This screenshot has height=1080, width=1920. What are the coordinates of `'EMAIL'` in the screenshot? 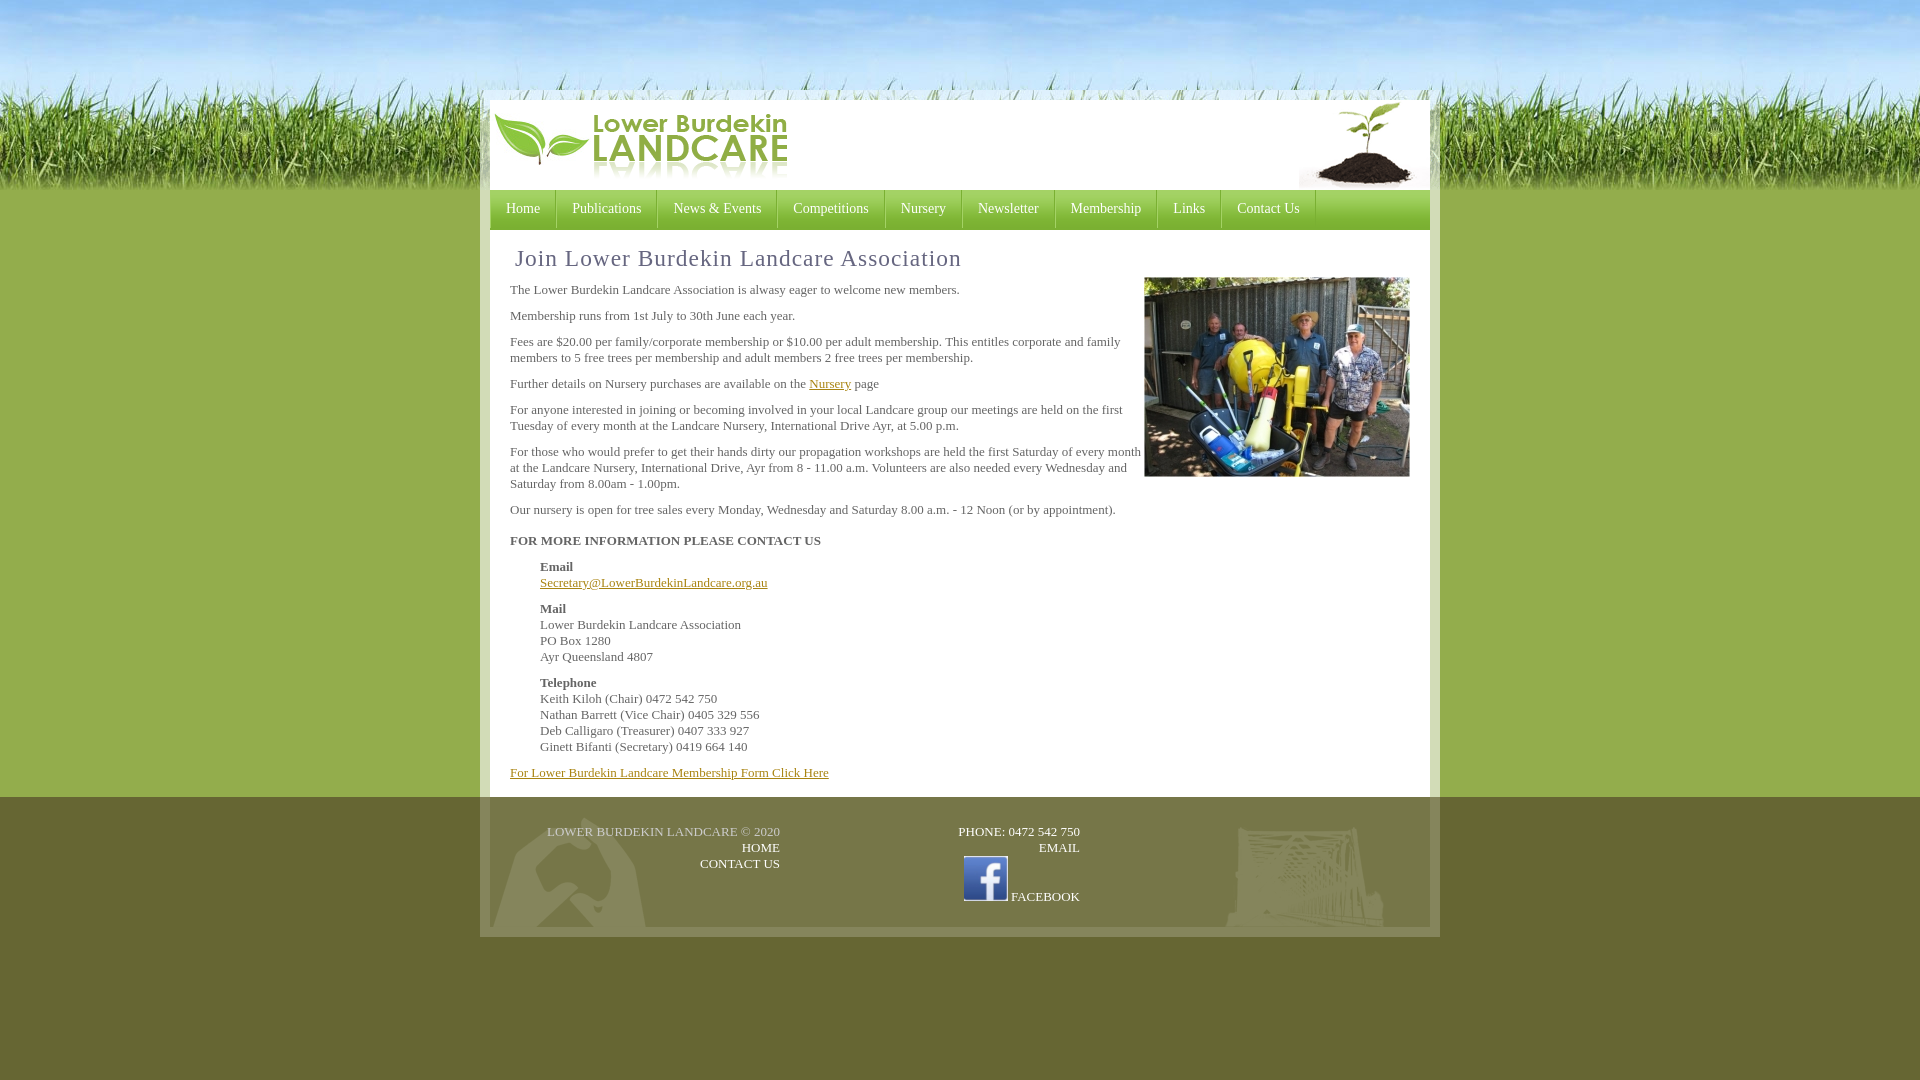 It's located at (1038, 847).